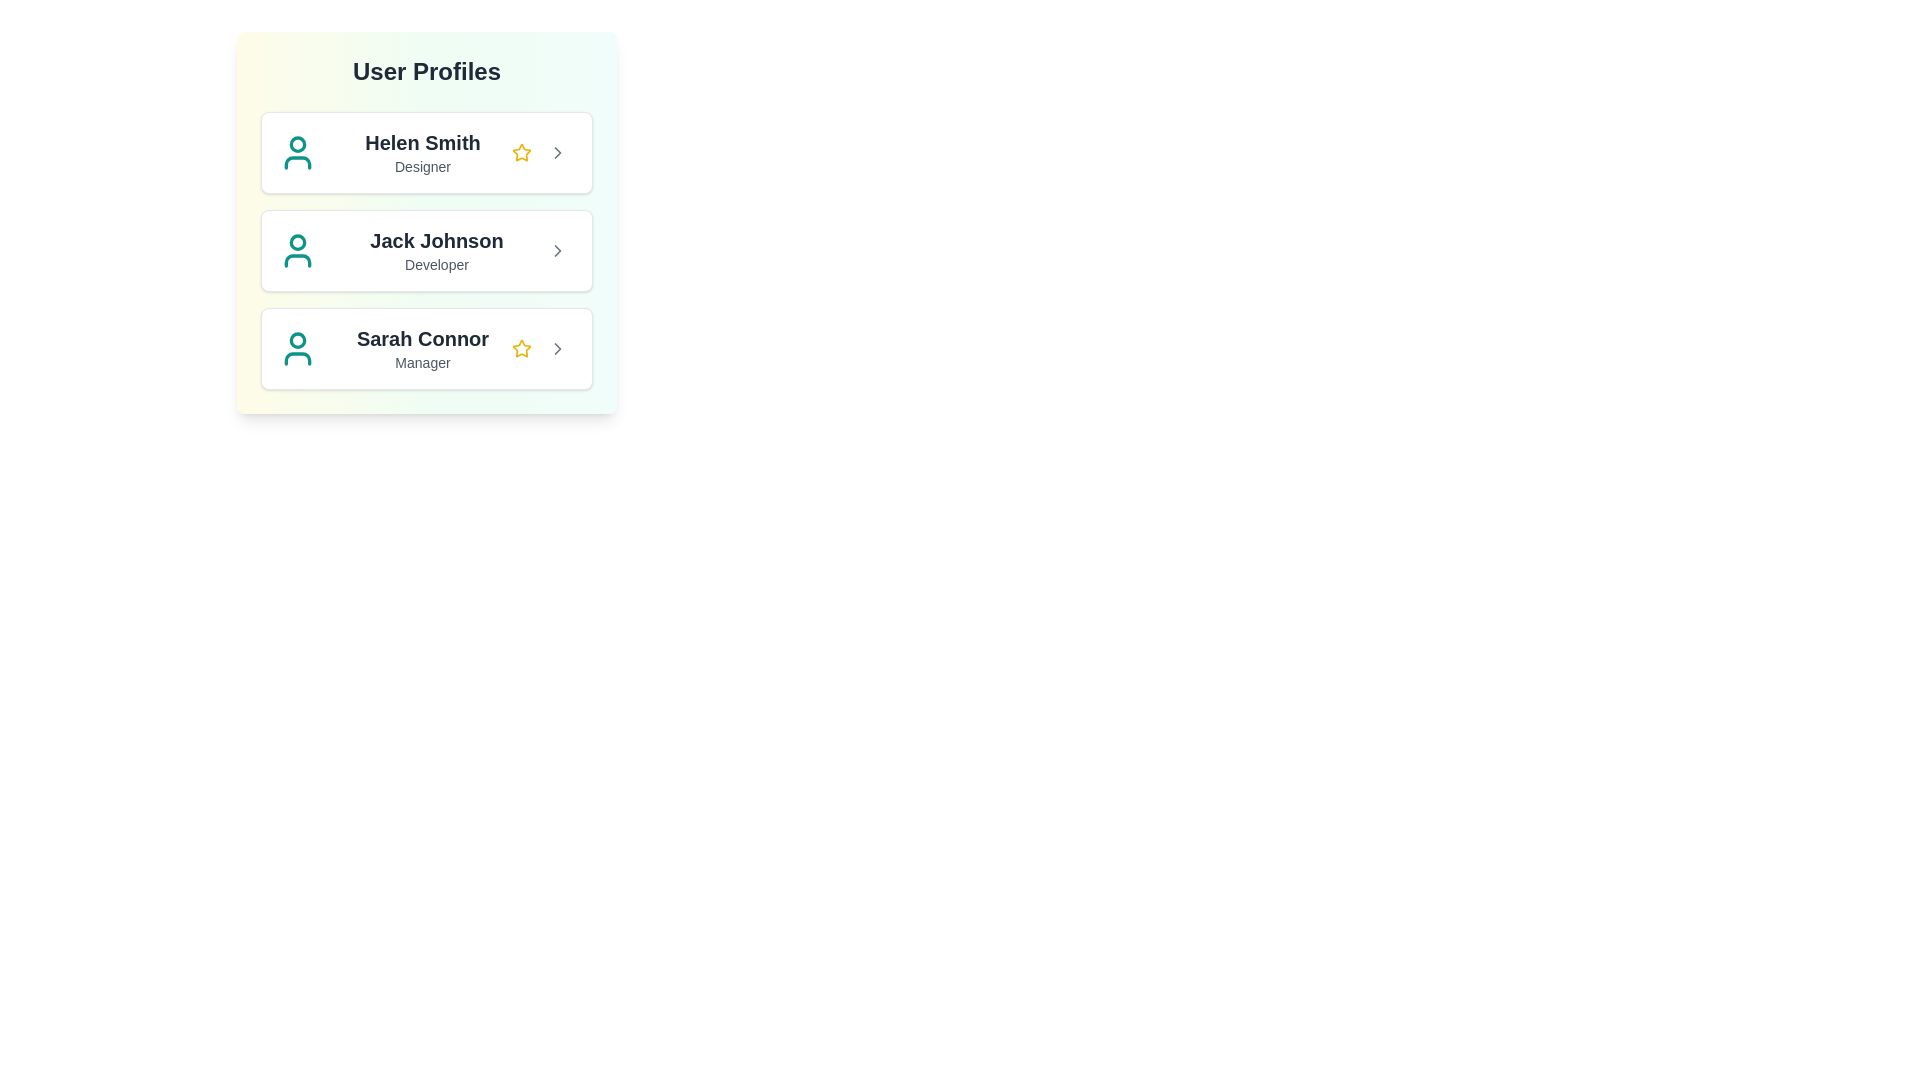 The width and height of the screenshot is (1920, 1080). I want to click on the profile icon for Sarah Connor, so click(296, 347).